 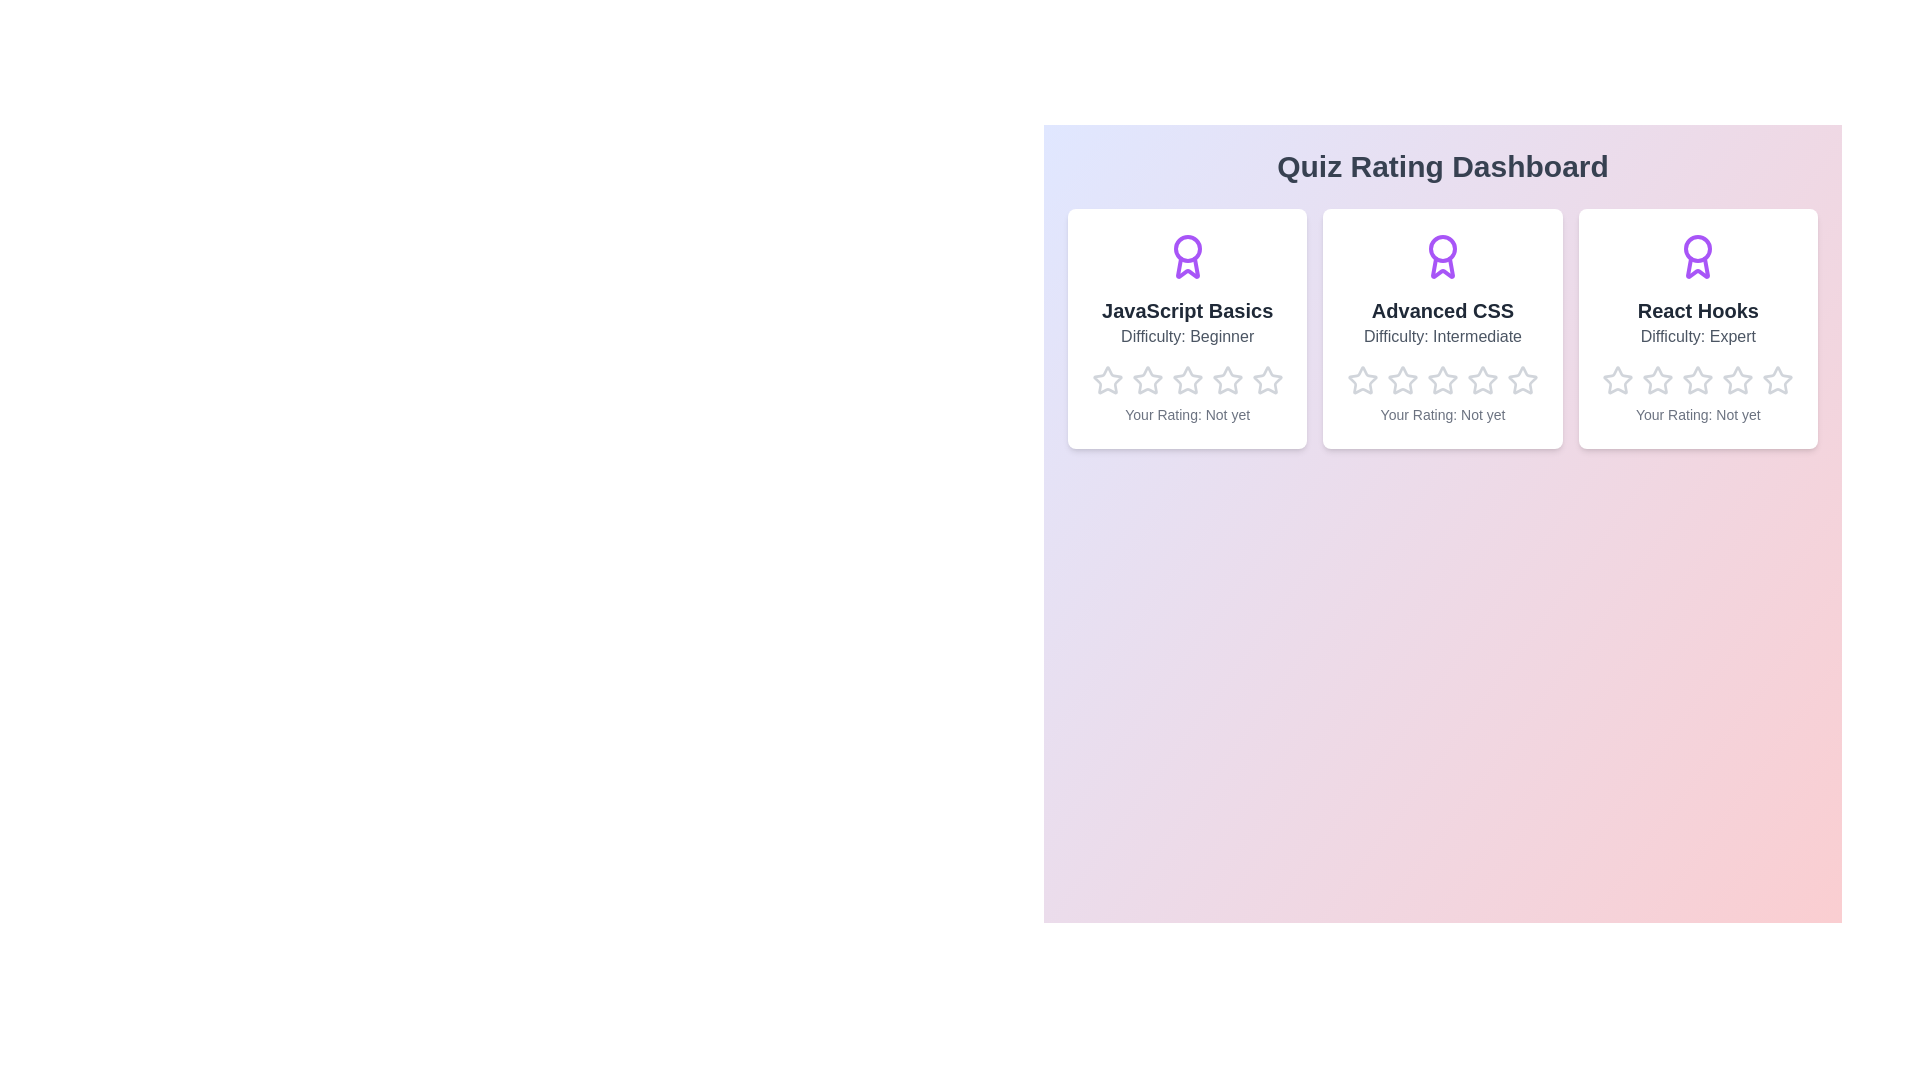 I want to click on the star corresponding to the rating 3 for the quiz Advanced CSS, so click(x=1425, y=365).